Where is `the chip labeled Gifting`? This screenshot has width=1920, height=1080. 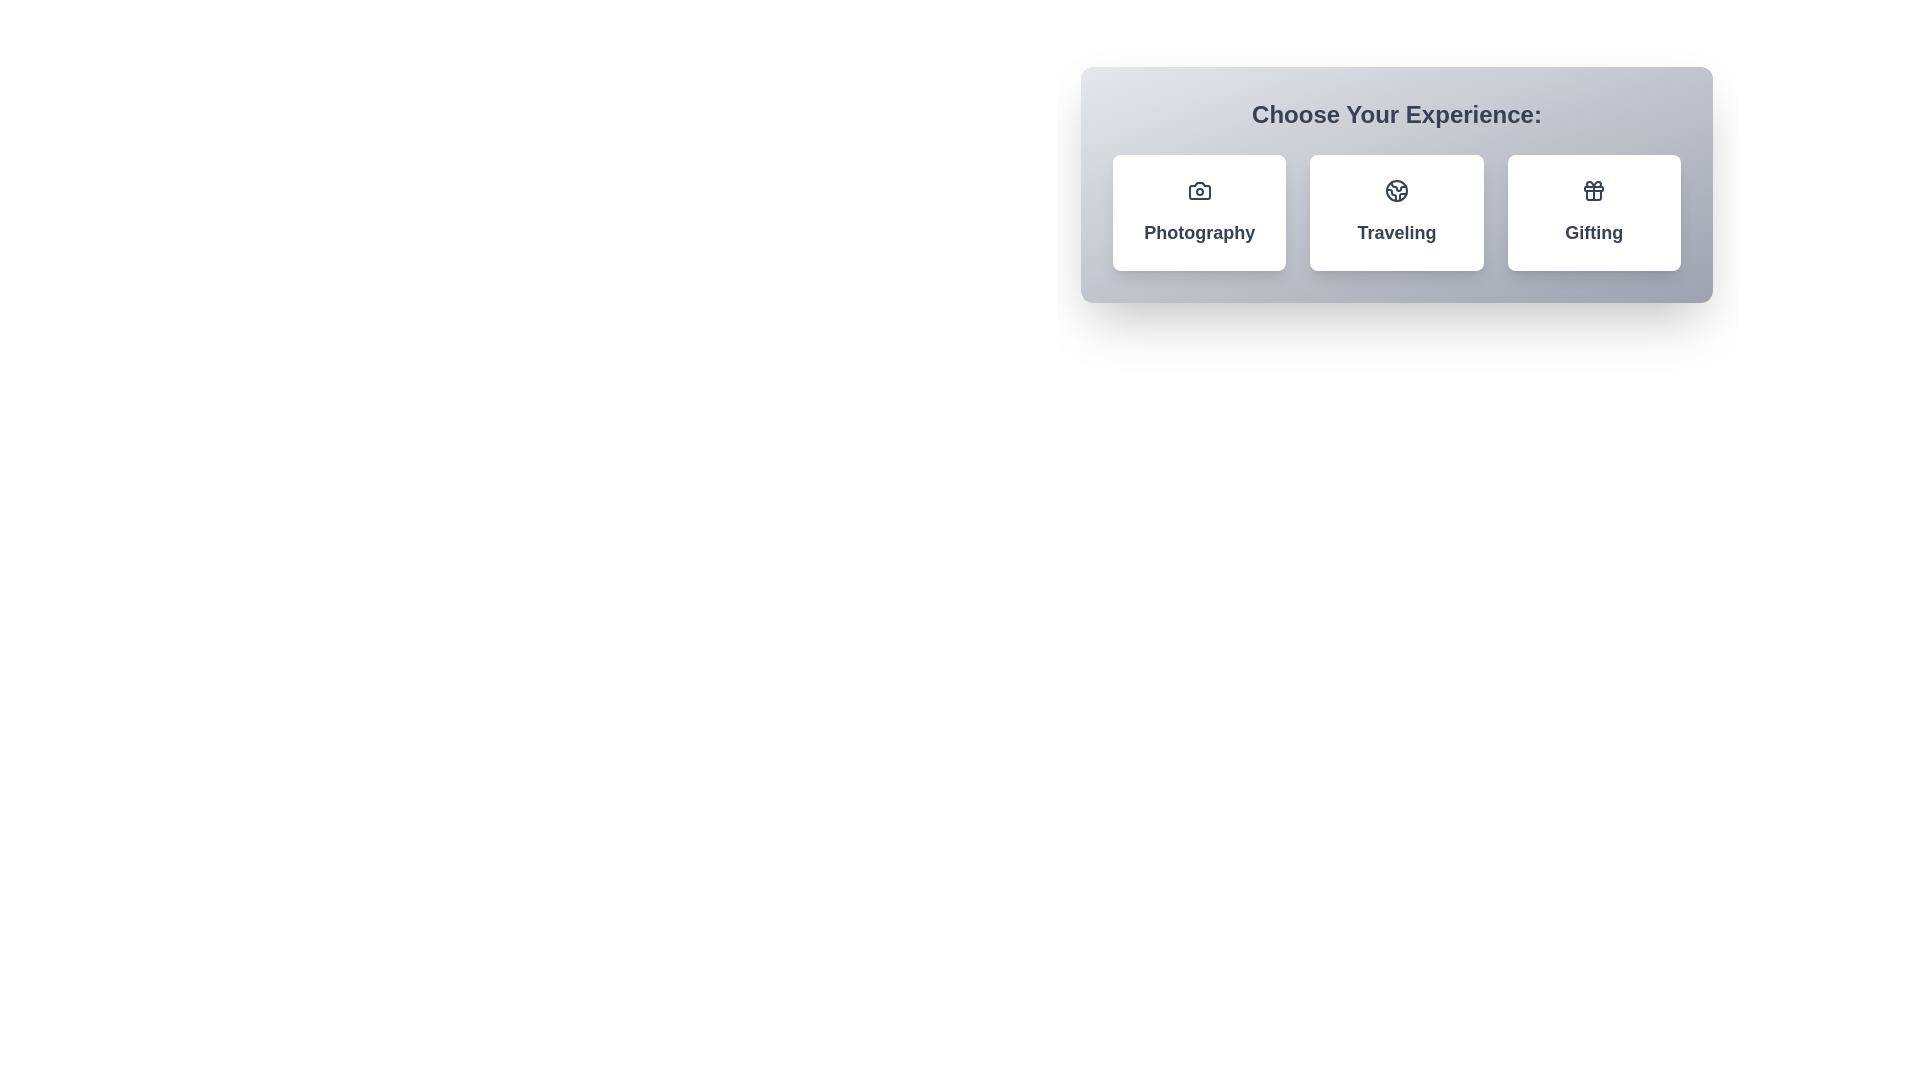 the chip labeled Gifting is located at coordinates (1593, 212).